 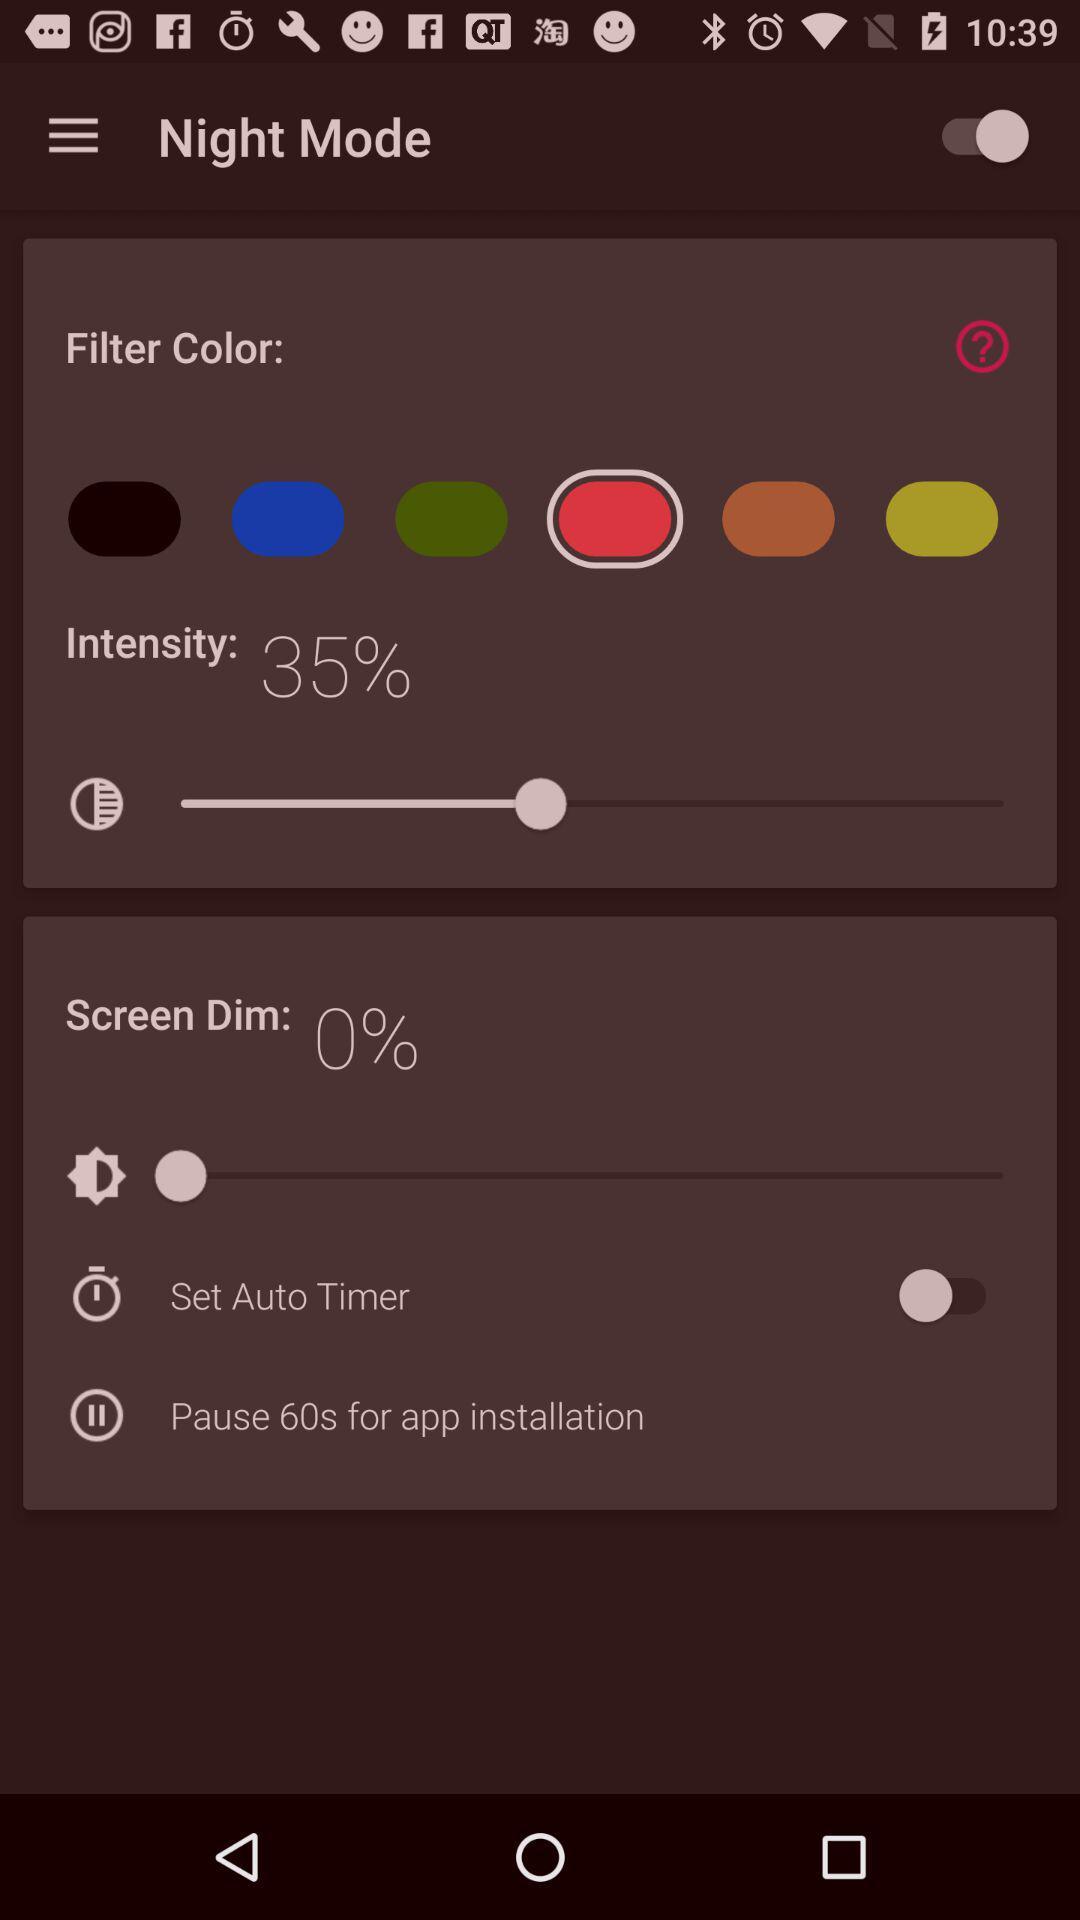 What do you see at coordinates (981, 346) in the screenshot?
I see `need help` at bounding box center [981, 346].